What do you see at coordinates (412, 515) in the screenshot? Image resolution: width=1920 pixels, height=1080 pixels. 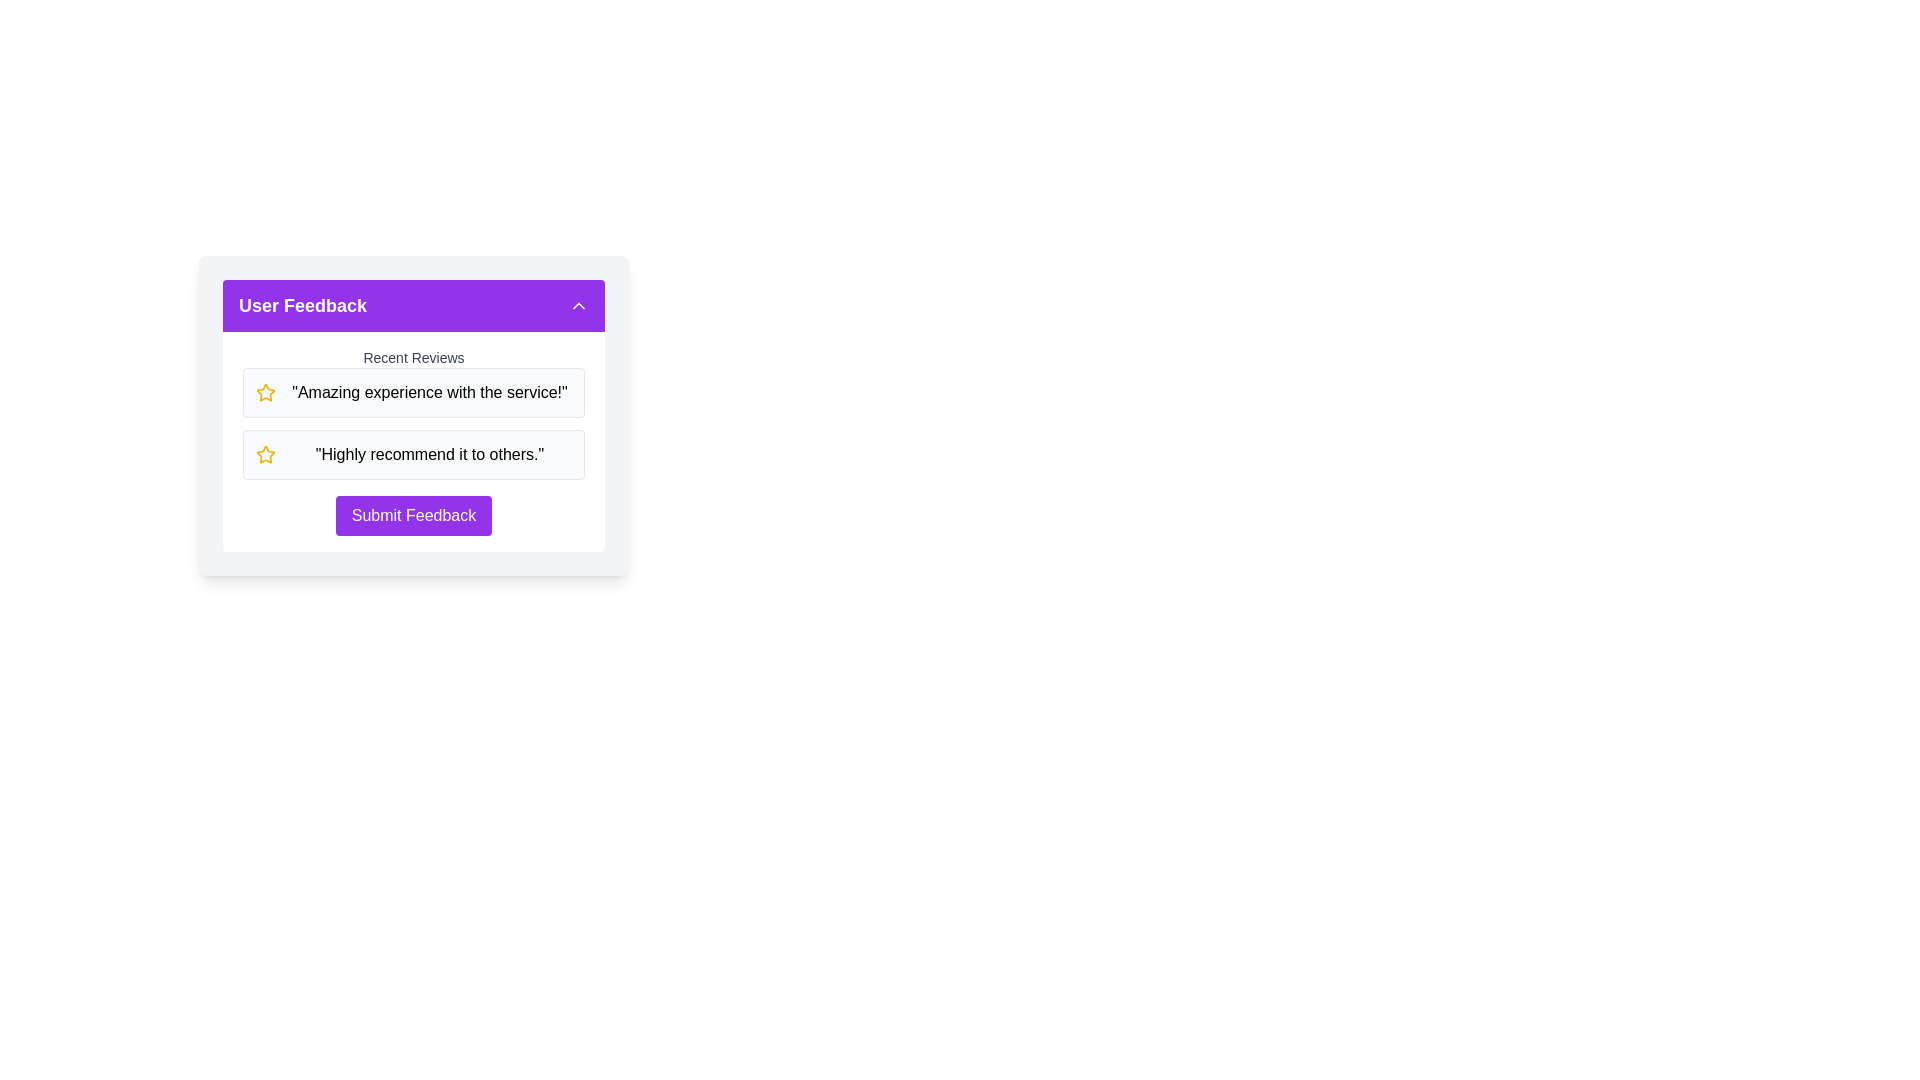 I see `the feedback submission button located at the bottom of the feedback reviews` at bounding box center [412, 515].